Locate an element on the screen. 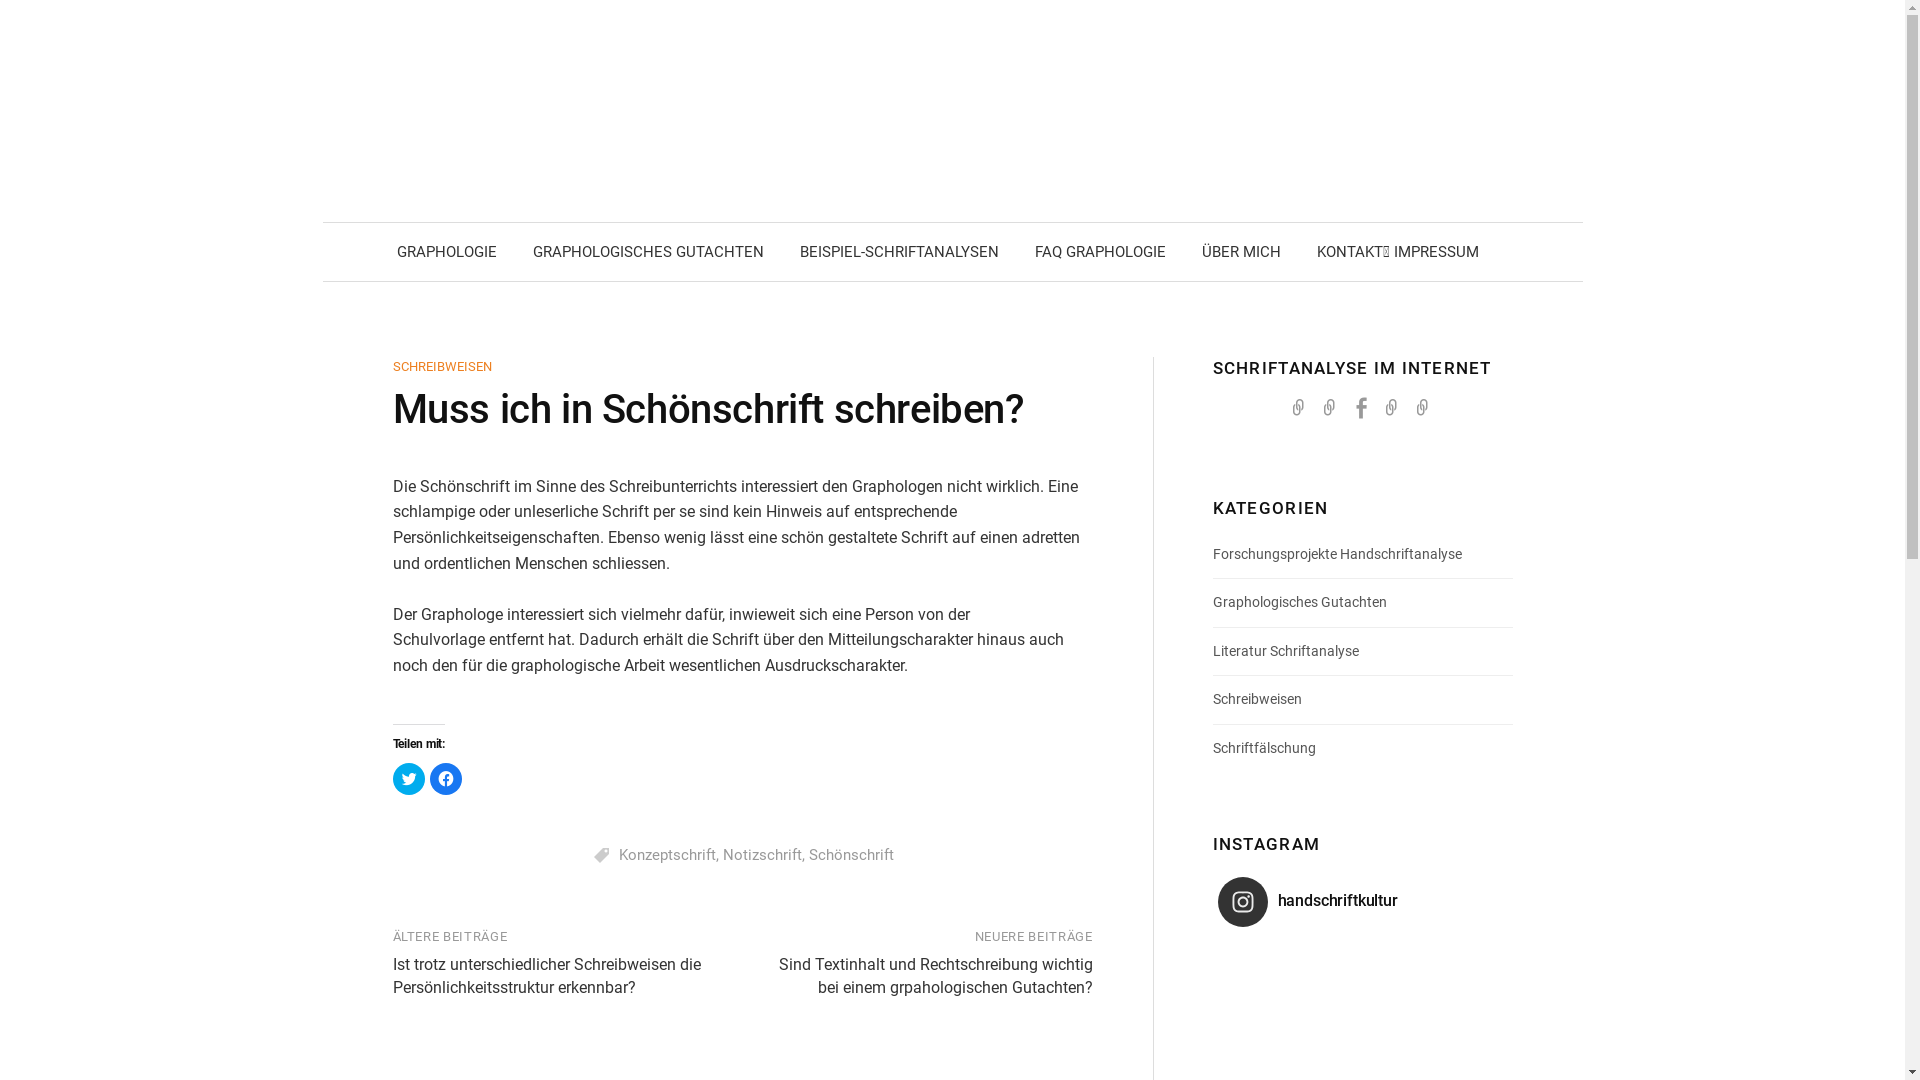  'Literatur Schriftanalyse' is located at coordinates (1286, 651).